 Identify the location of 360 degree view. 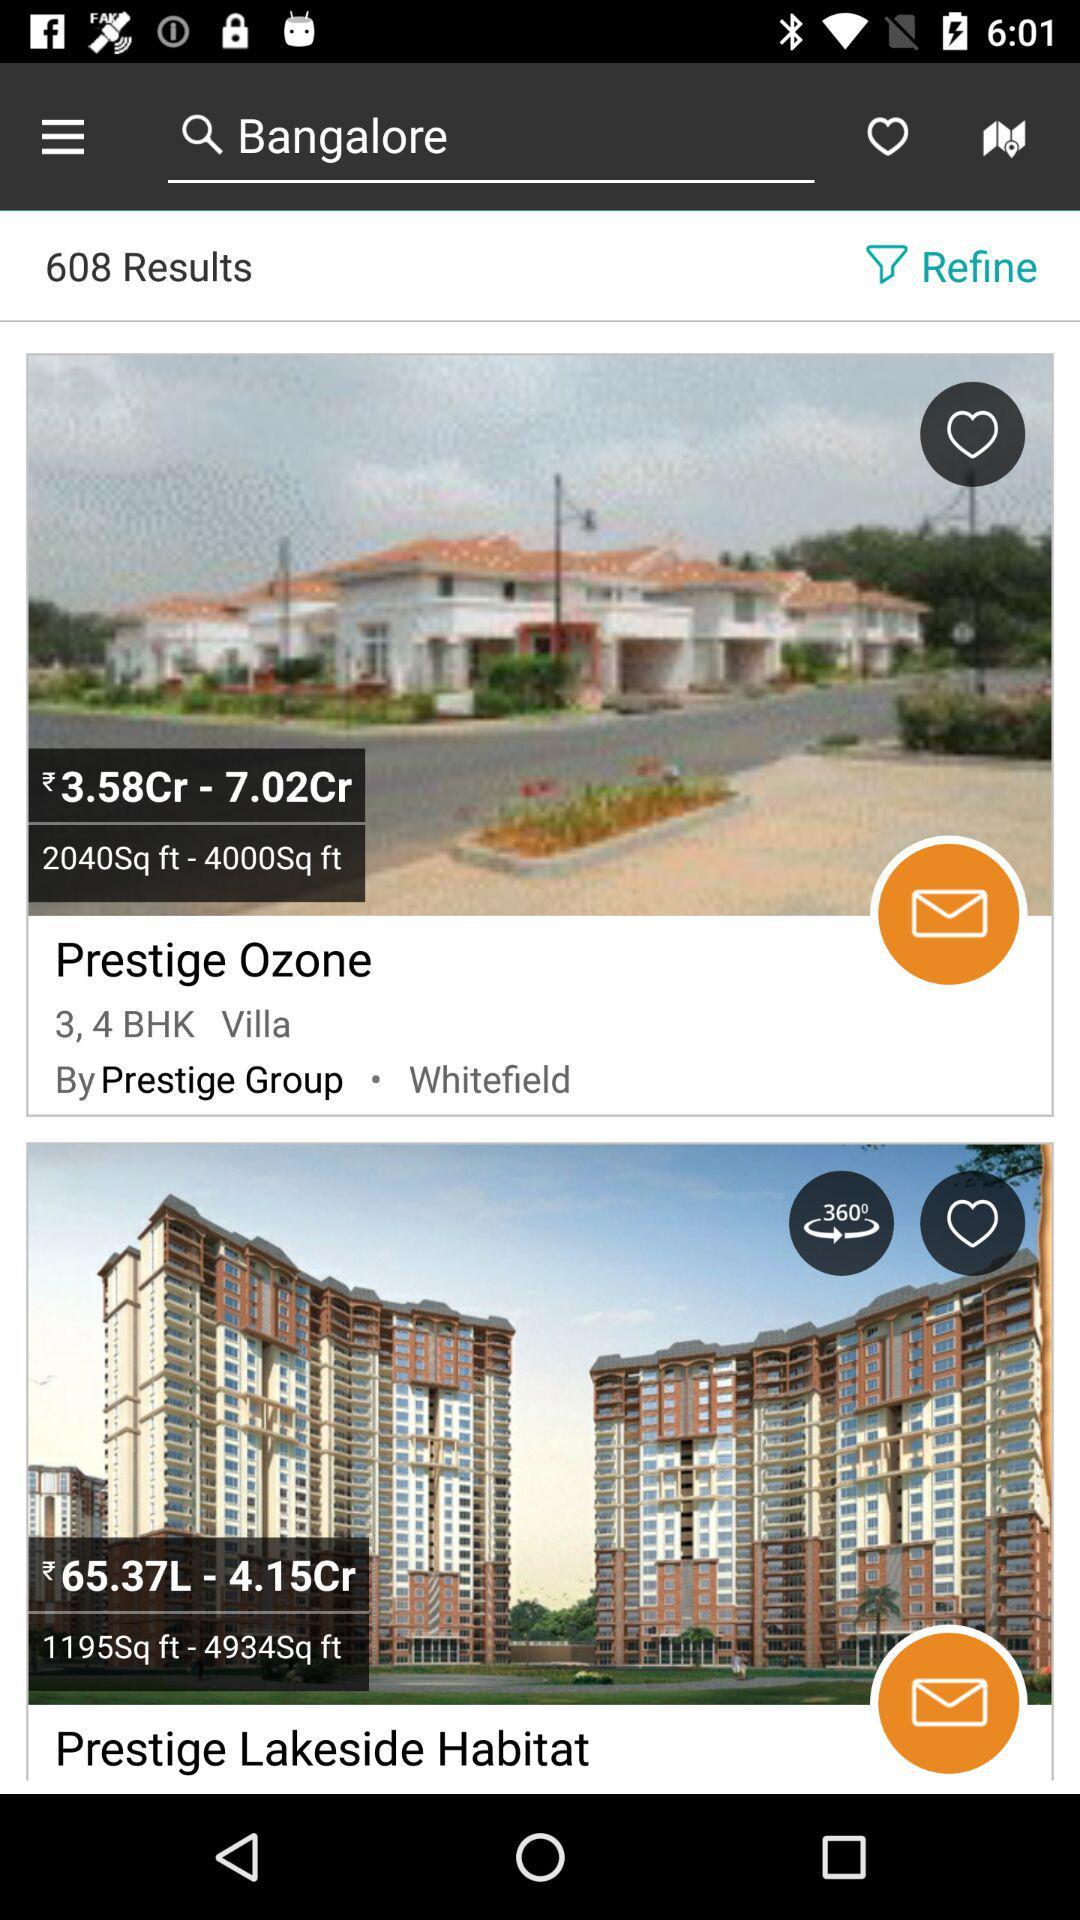
(841, 1222).